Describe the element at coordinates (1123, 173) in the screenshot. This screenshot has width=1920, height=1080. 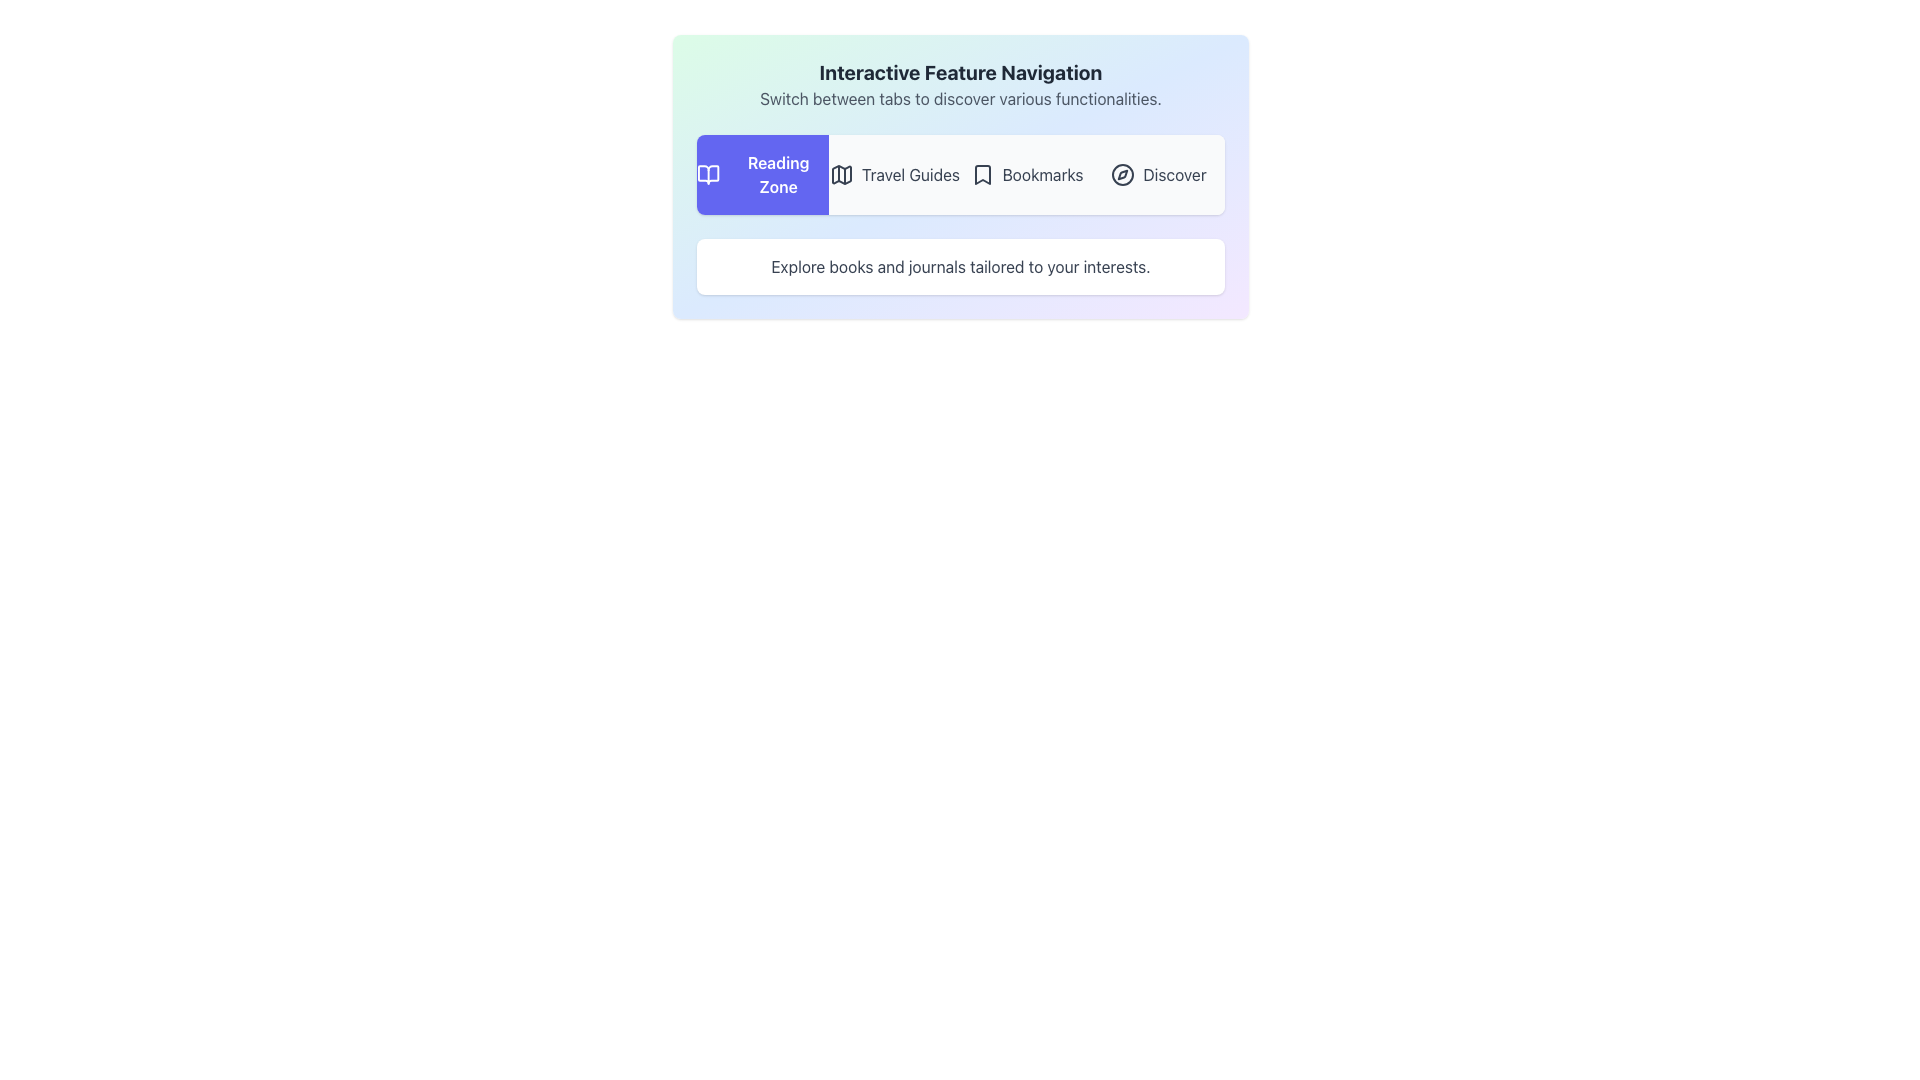
I see `the 'Discover' icon located at the rightmost tab of the navigation bar, positioned immediately left of the 'Discover' text label` at that location.